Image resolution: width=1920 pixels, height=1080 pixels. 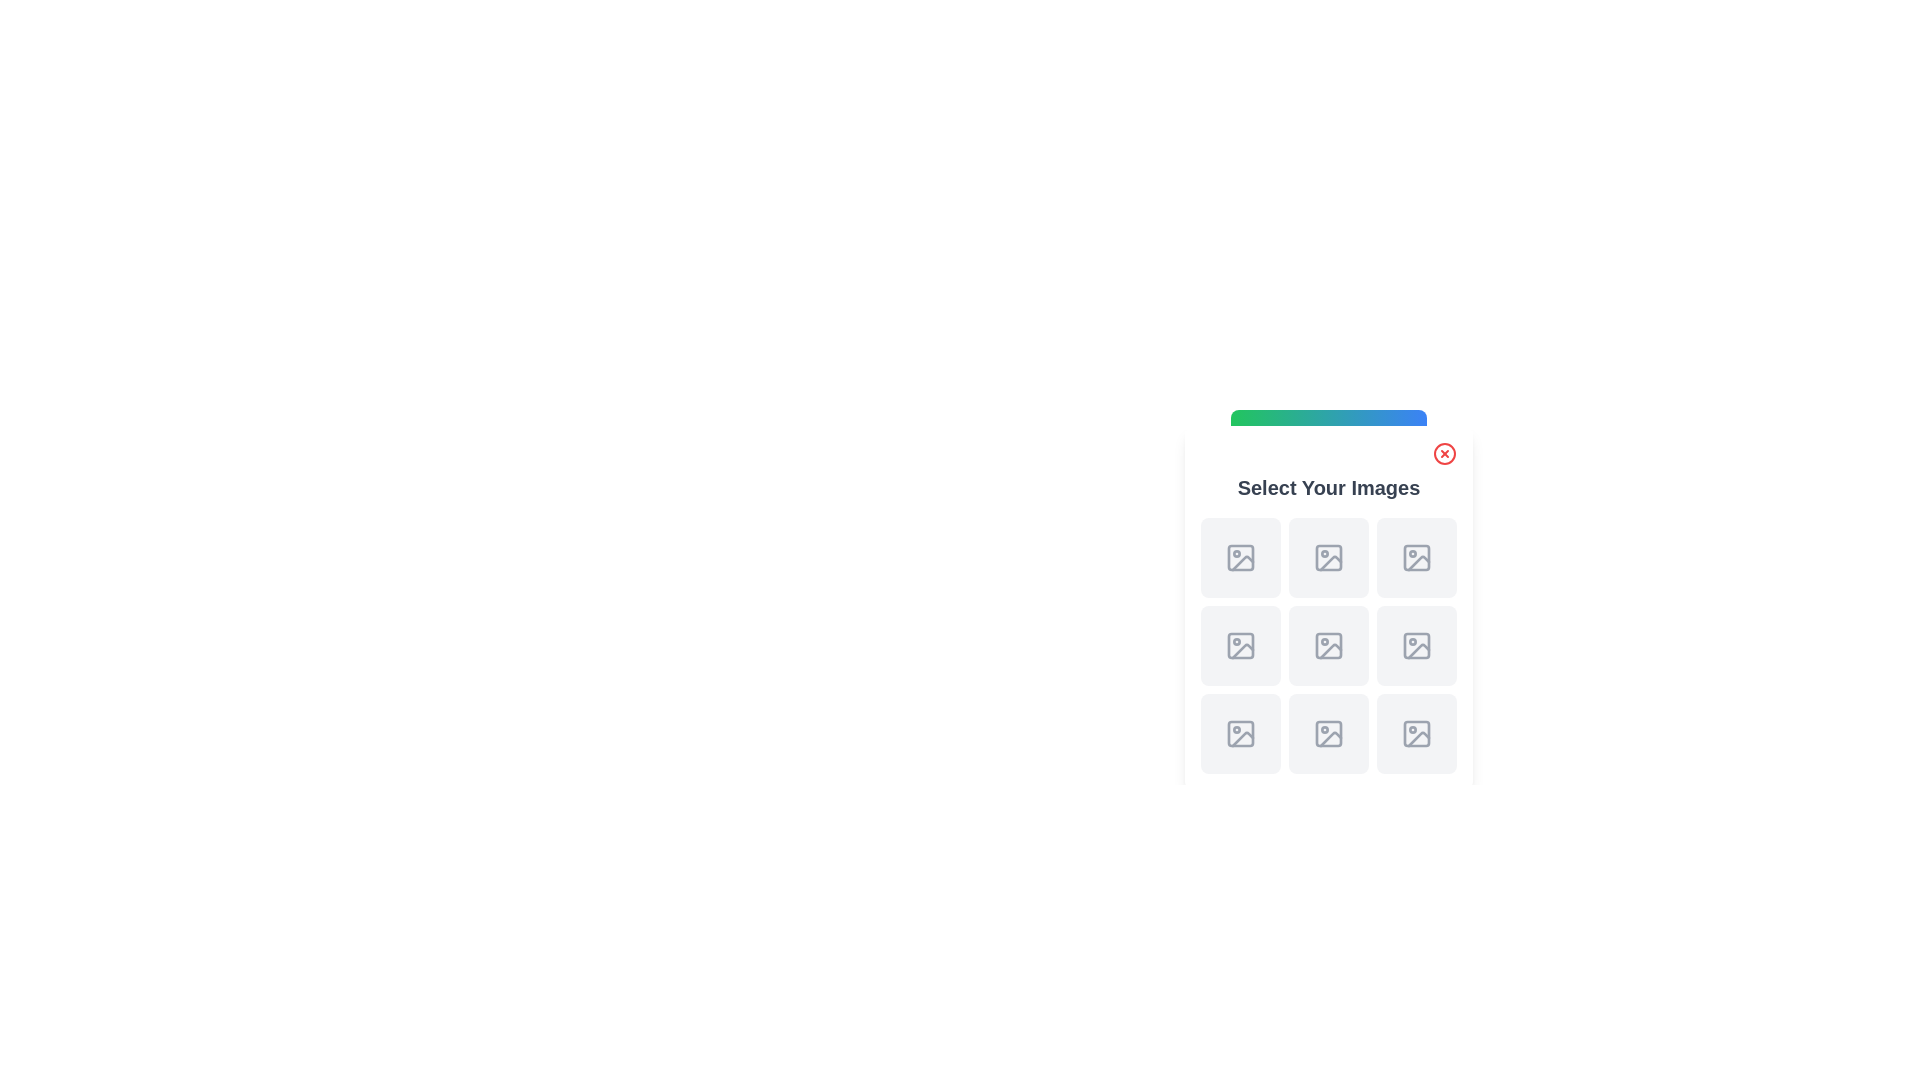 I want to click on the decorative icon for selecting or uploading an image, located in the top row, second column of the 3x3 grid of image placeholders, so click(x=1242, y=651).